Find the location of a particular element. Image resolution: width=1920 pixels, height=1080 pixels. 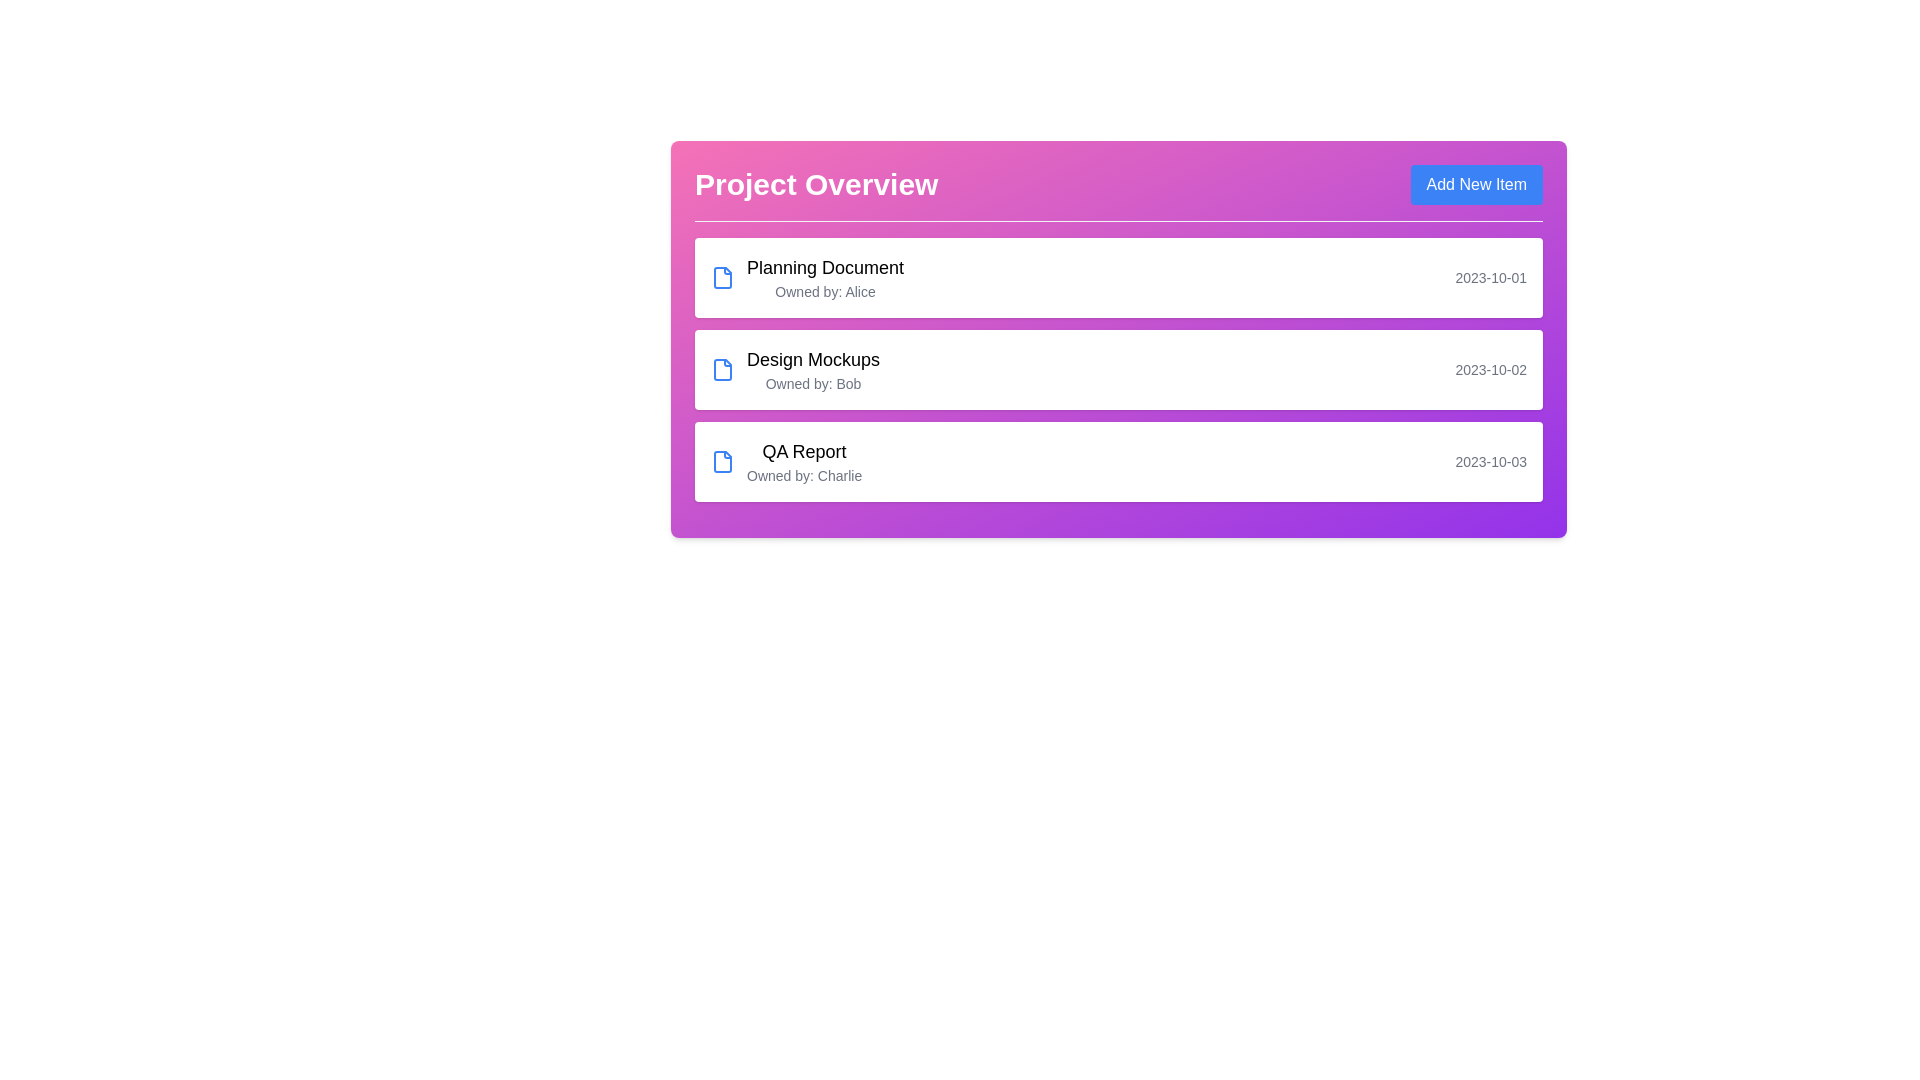

the static text element that displays 'Planning Document' and 'Owned by: Alice', located in the first card on the top-right section of the interface is located at coordinates (825, 277).